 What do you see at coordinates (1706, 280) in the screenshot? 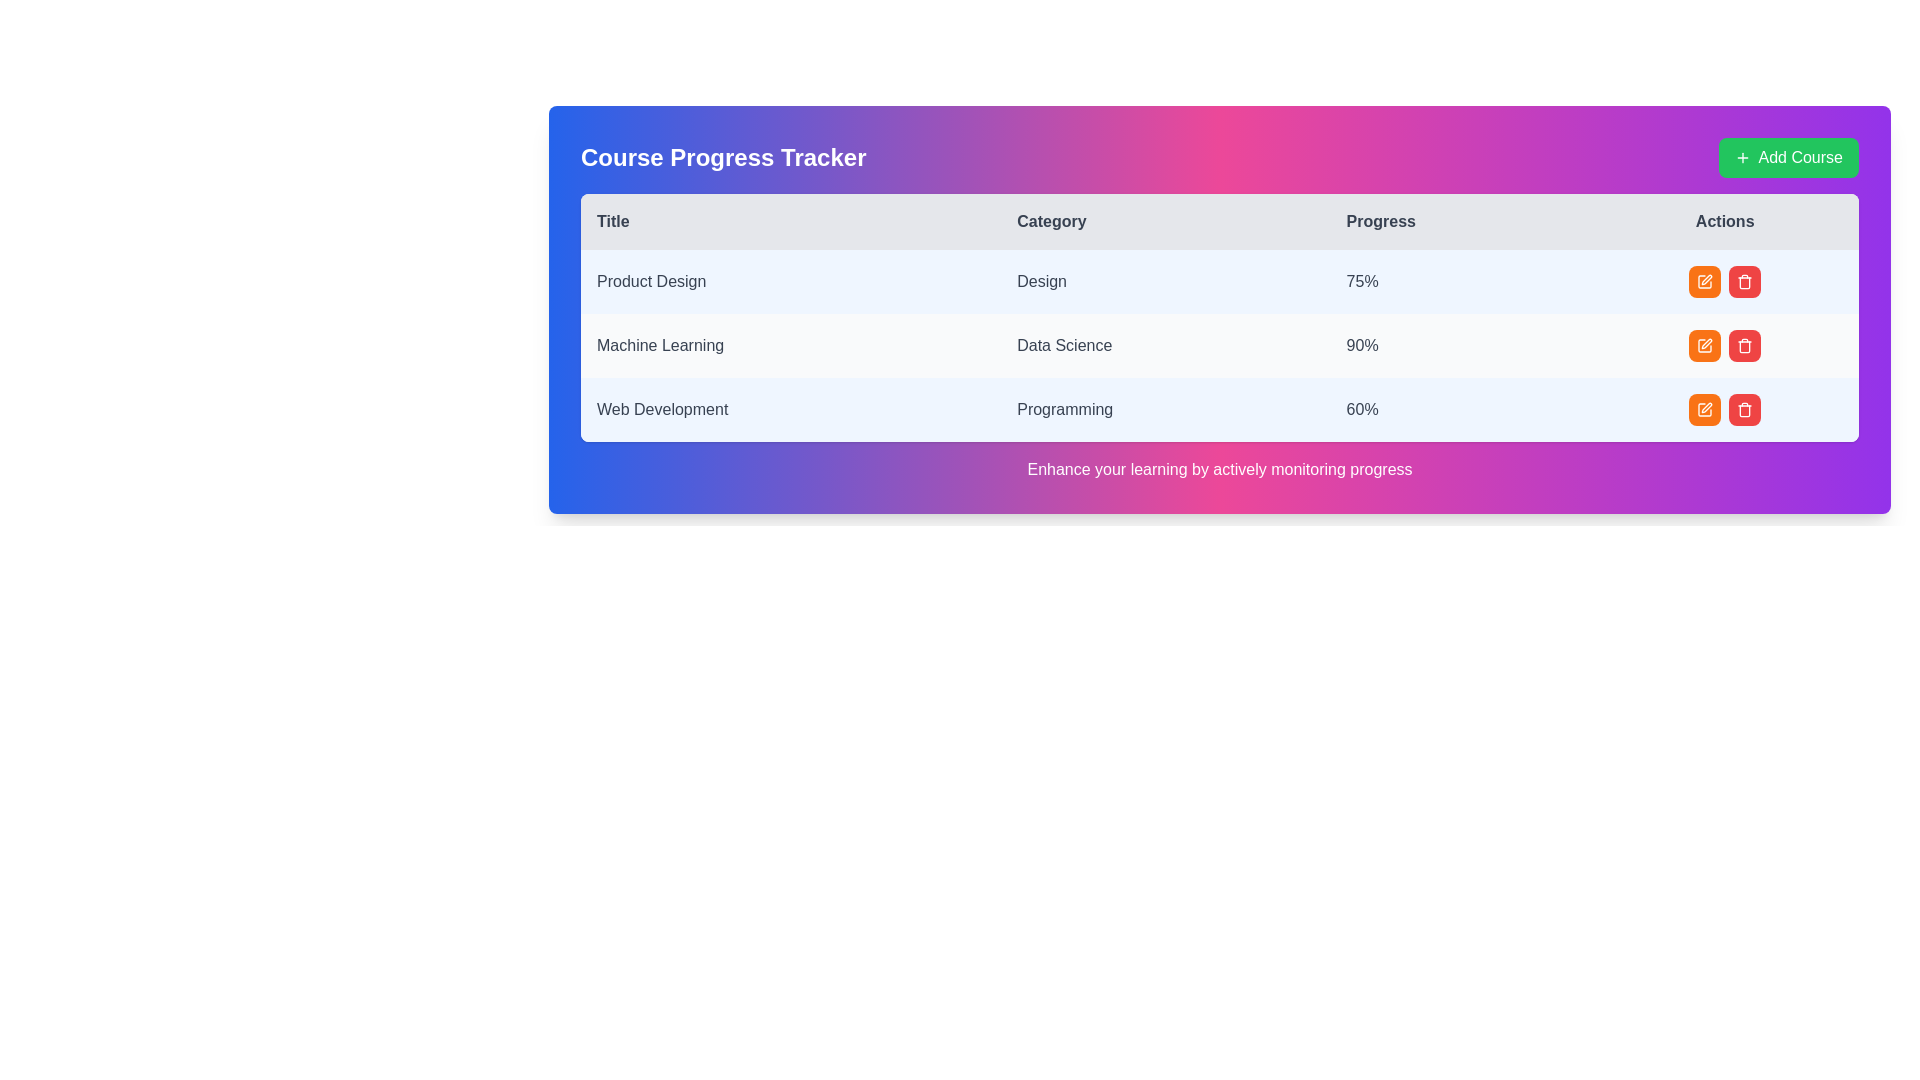
I see `the icon-based button in the 'Actions' column of the second row for the 'Machine Learning' course entry` at bounding box center [1706, 280].